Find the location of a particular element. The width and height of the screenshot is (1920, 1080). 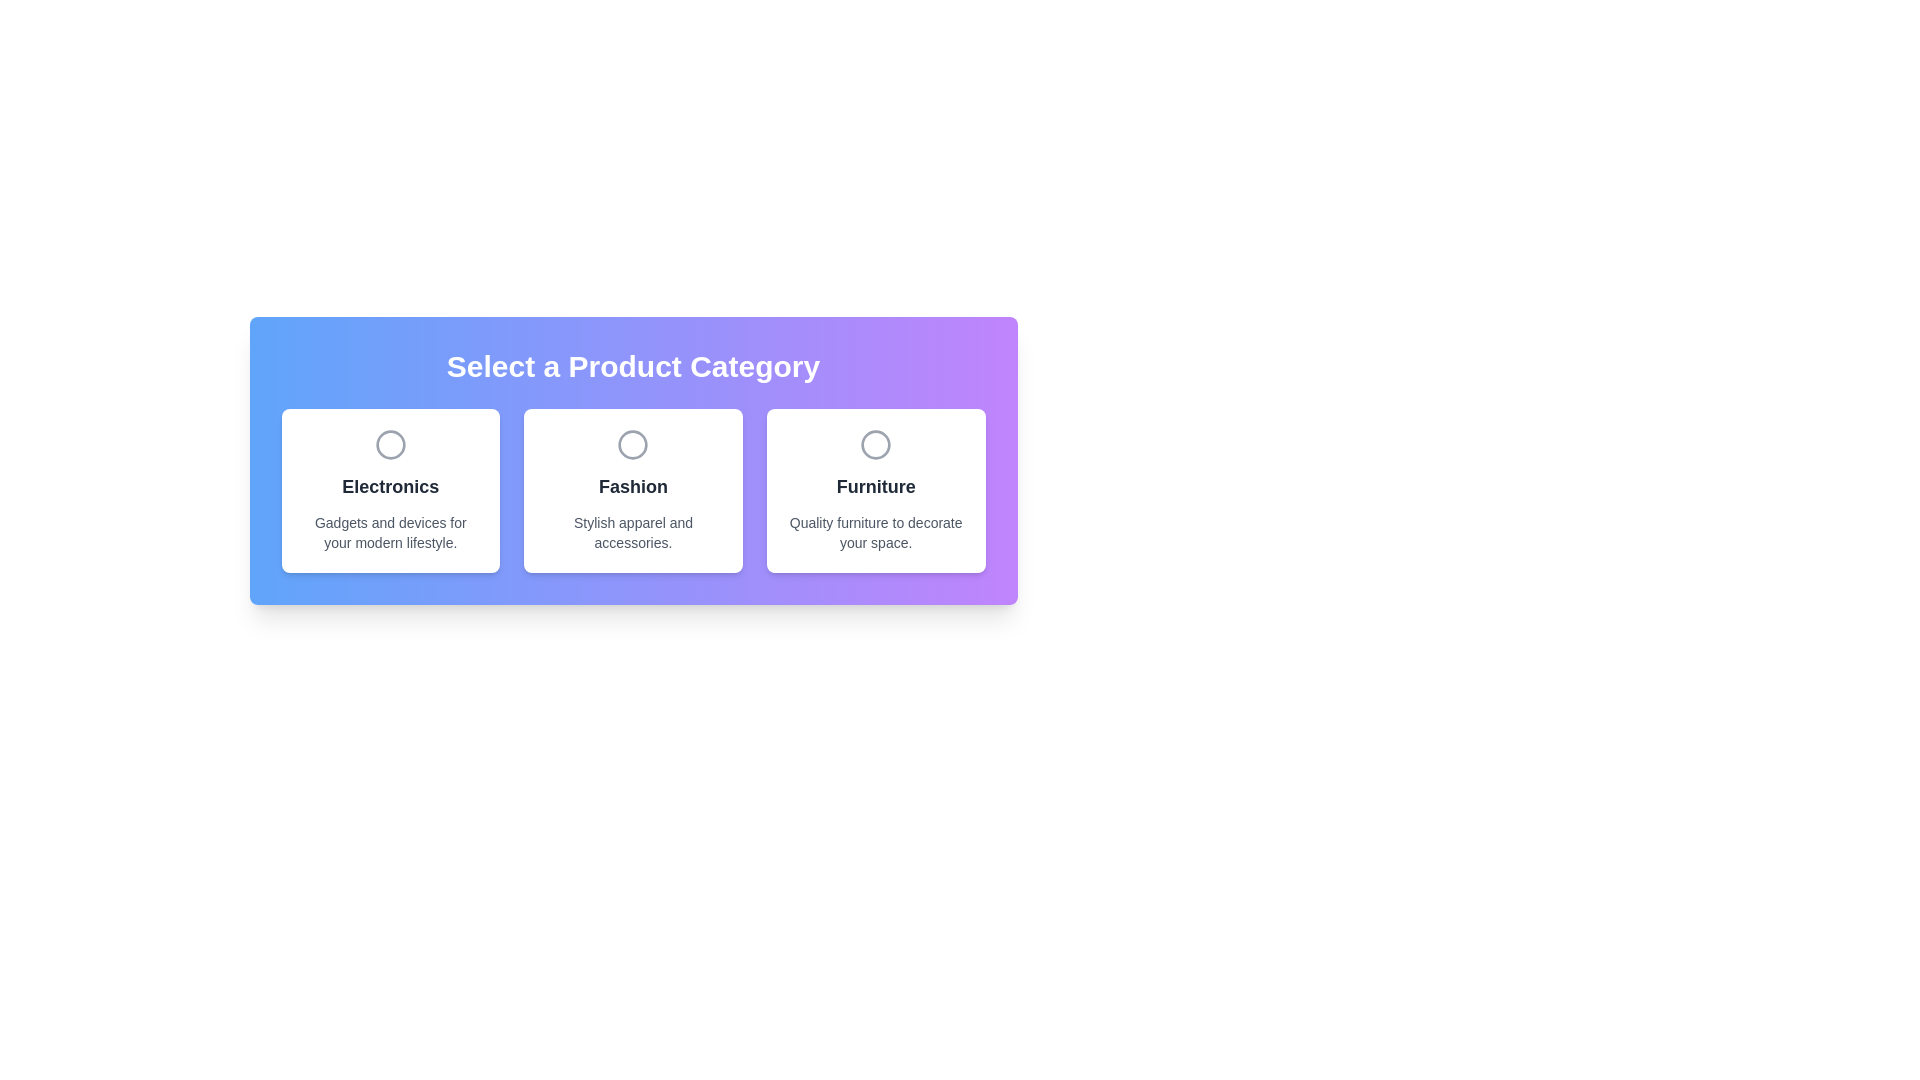

the circular icon with a gray outline located above the text 'Fashion' in the second category card is located at coordinates (632, 443).